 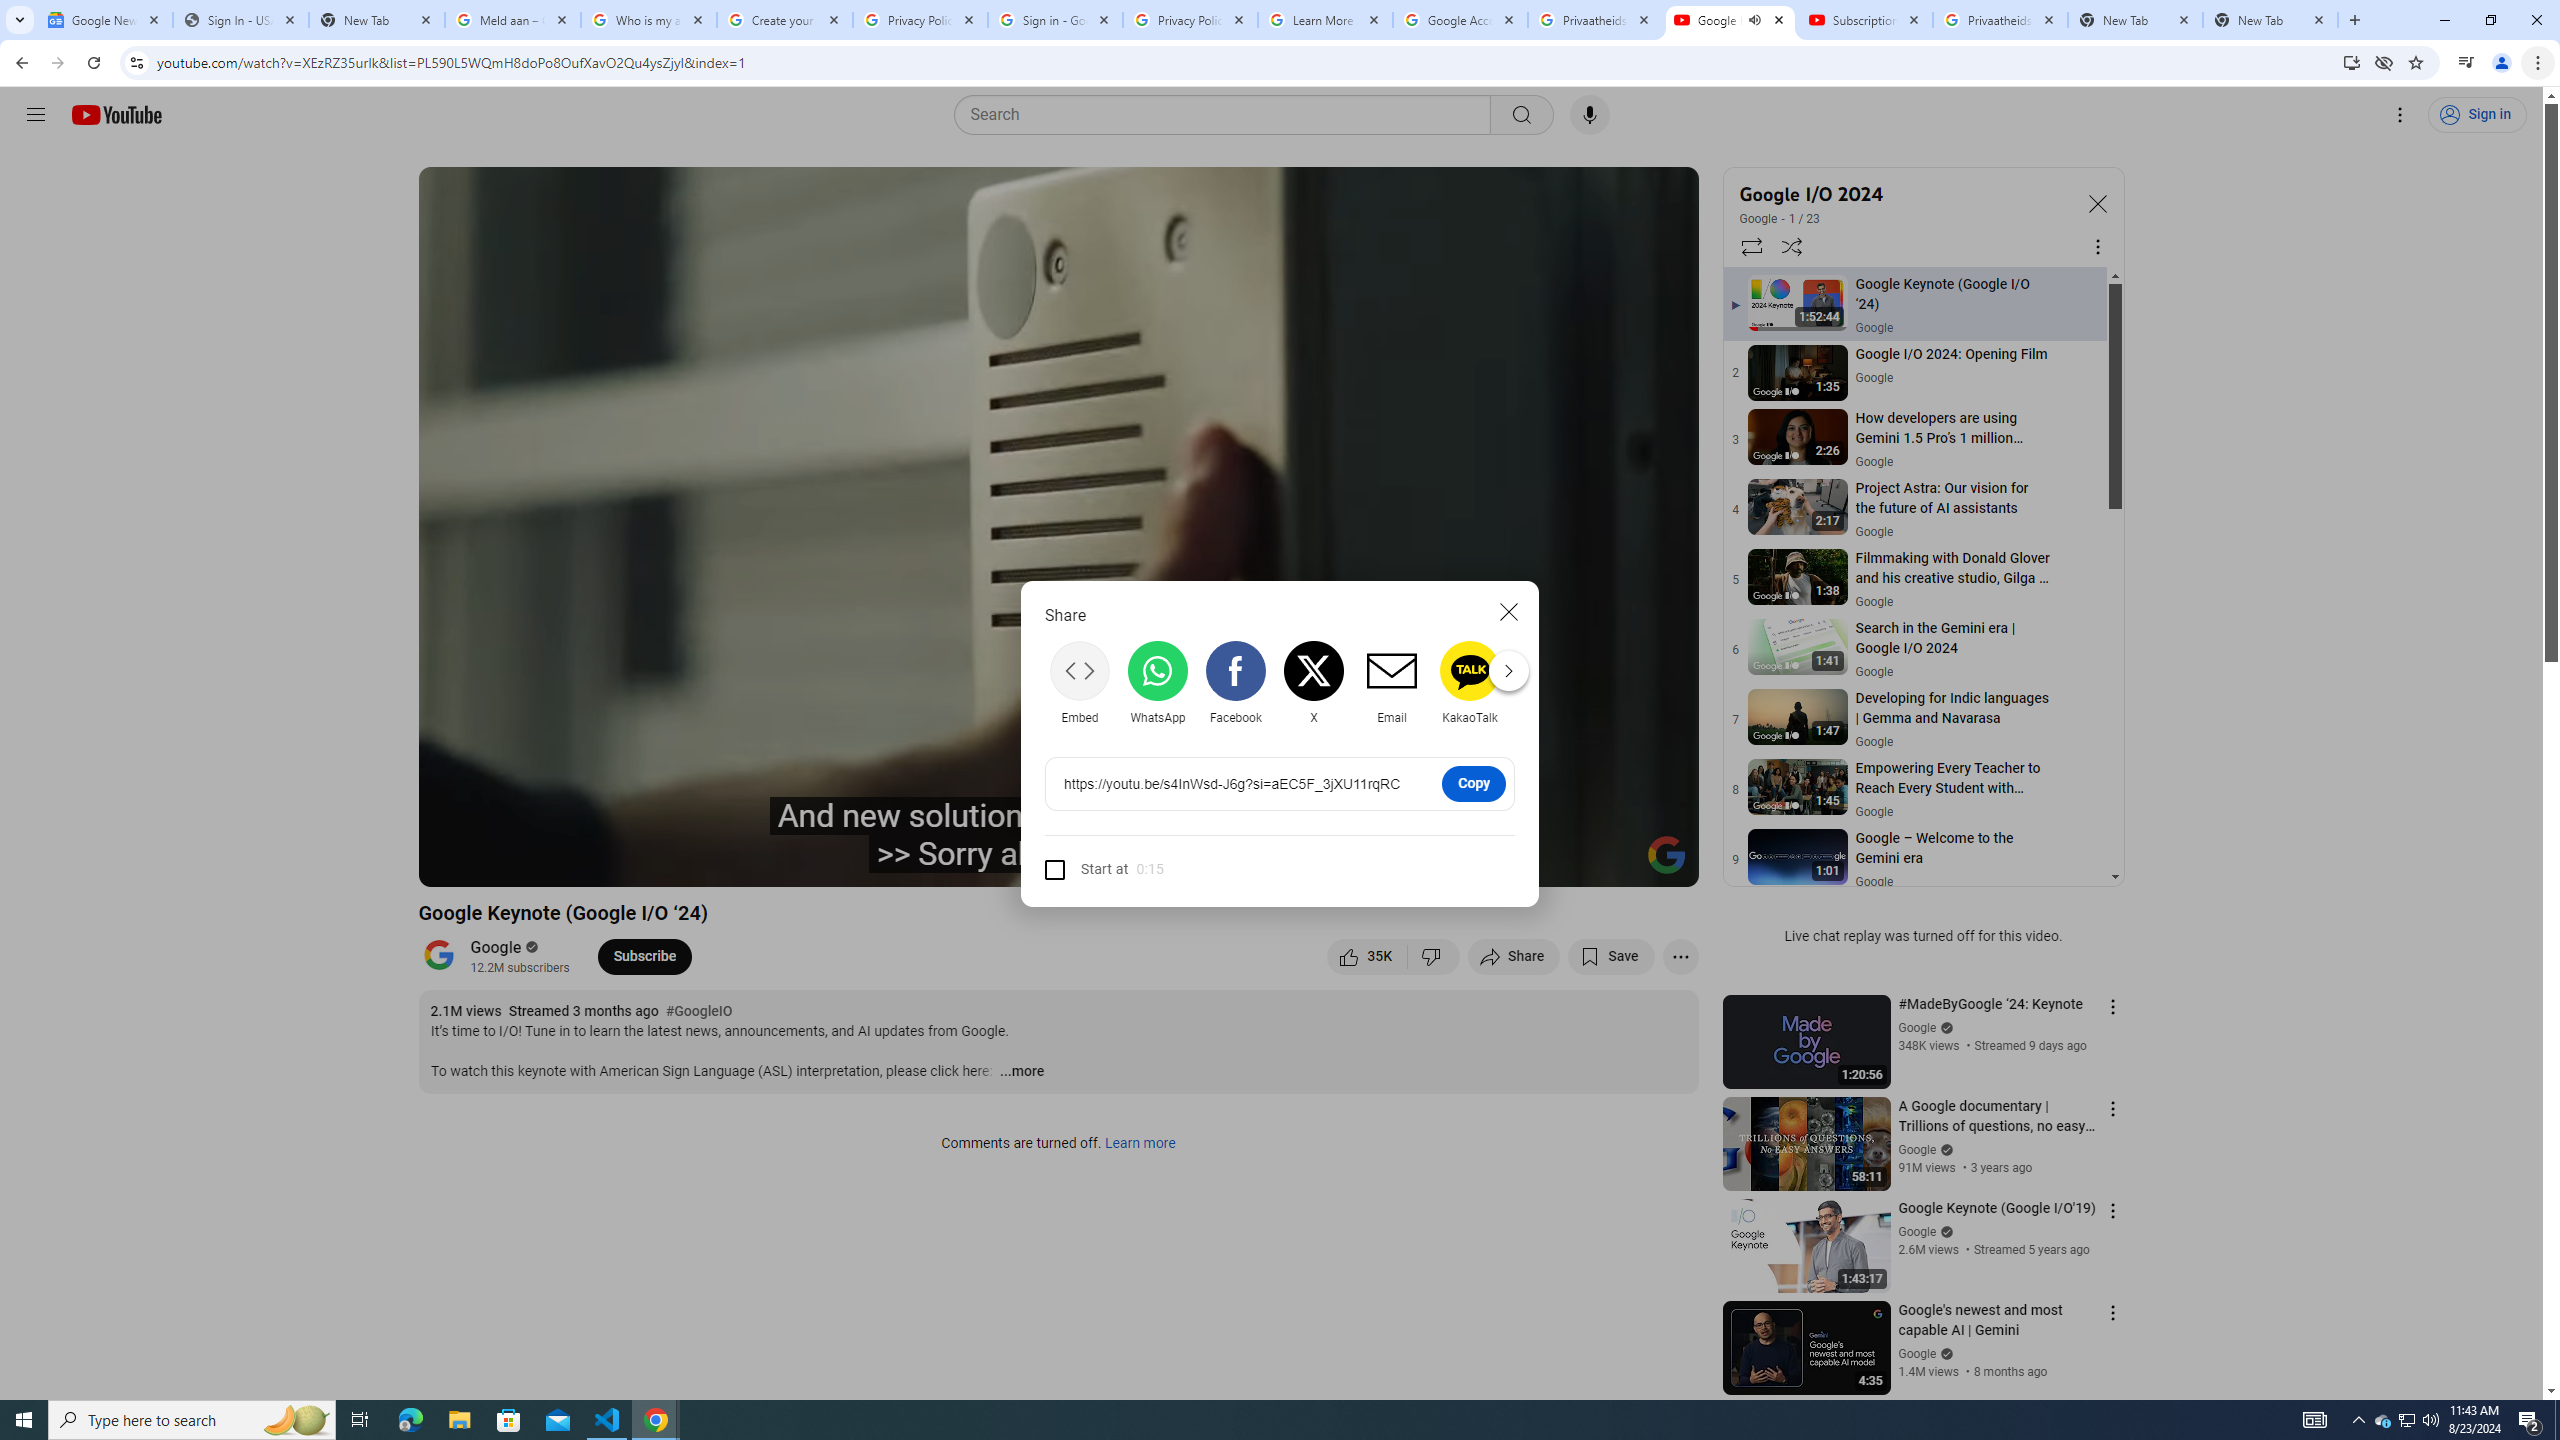 What do you see at coordinates (1085, 869) in the screenshot?
I see `'Start at'` at bounding box center [1085, 869].